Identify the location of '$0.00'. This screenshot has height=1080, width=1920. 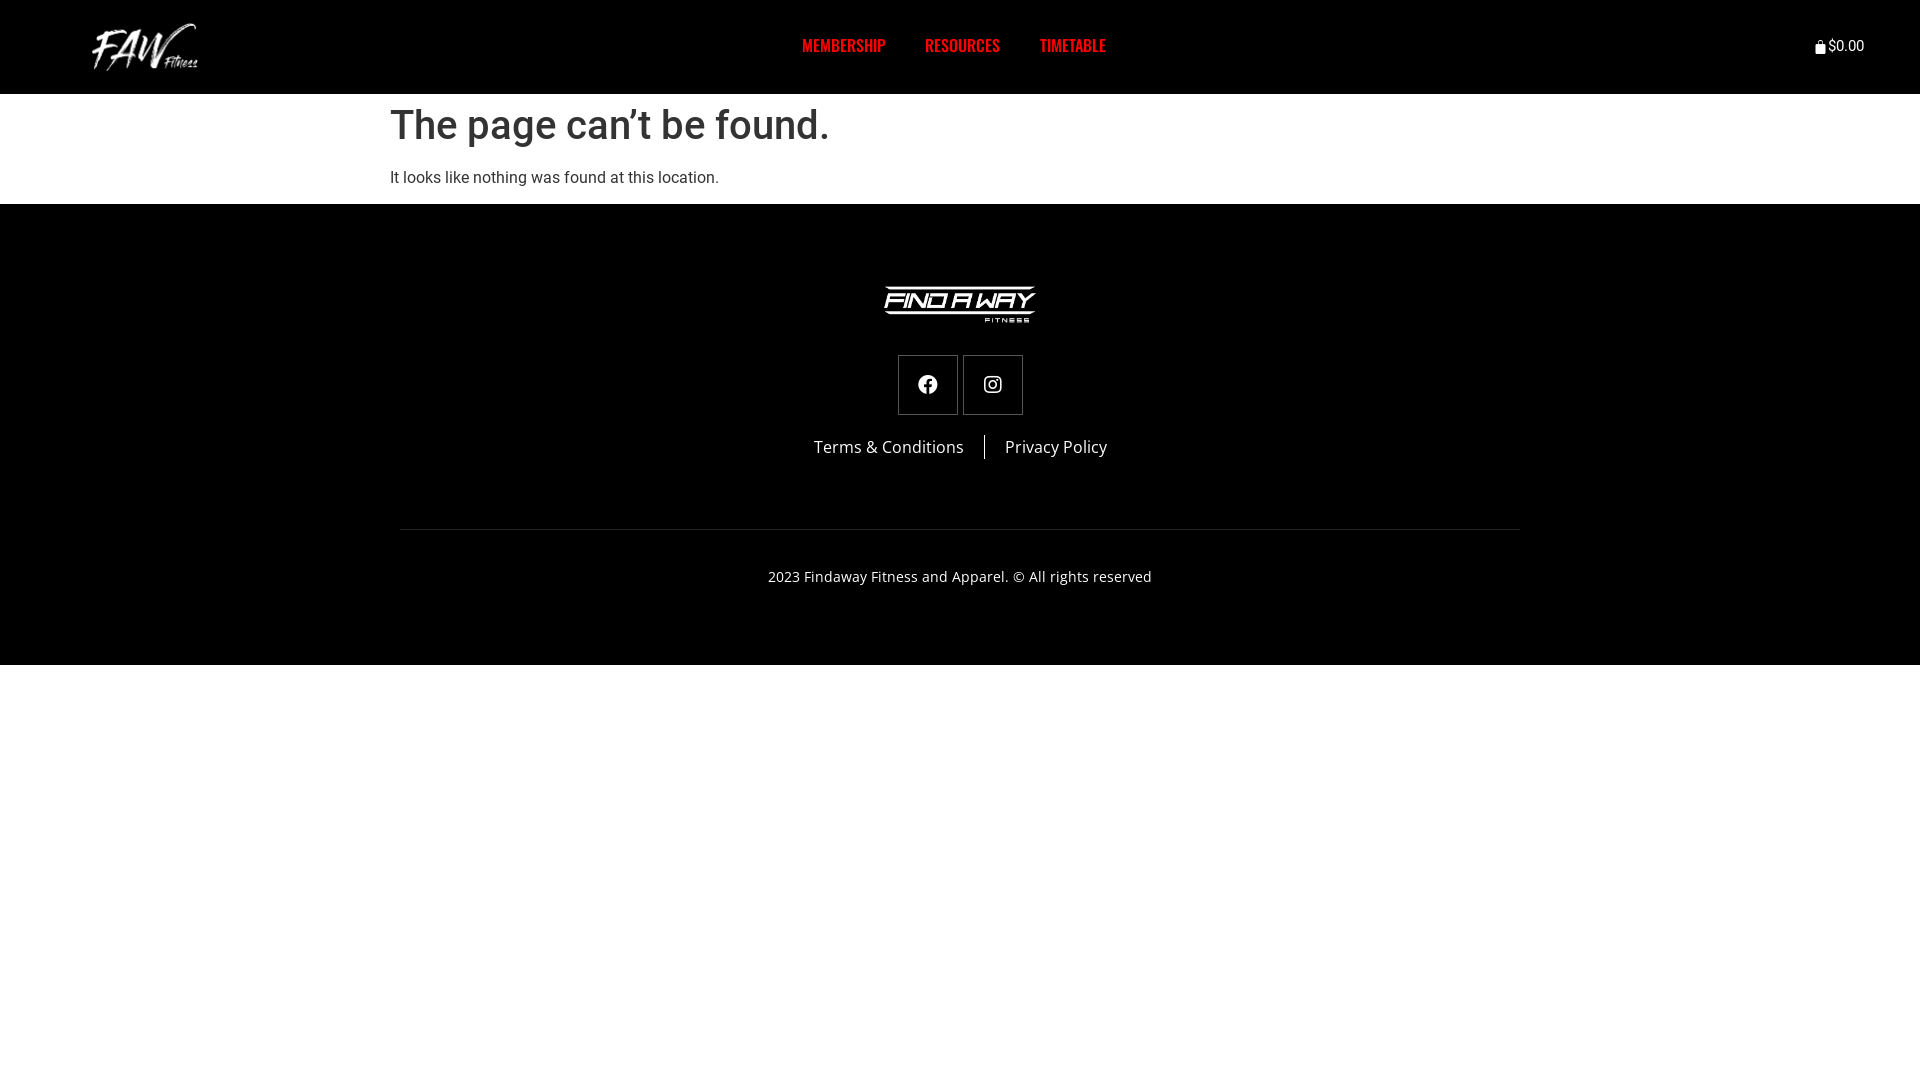
(1840, 45).